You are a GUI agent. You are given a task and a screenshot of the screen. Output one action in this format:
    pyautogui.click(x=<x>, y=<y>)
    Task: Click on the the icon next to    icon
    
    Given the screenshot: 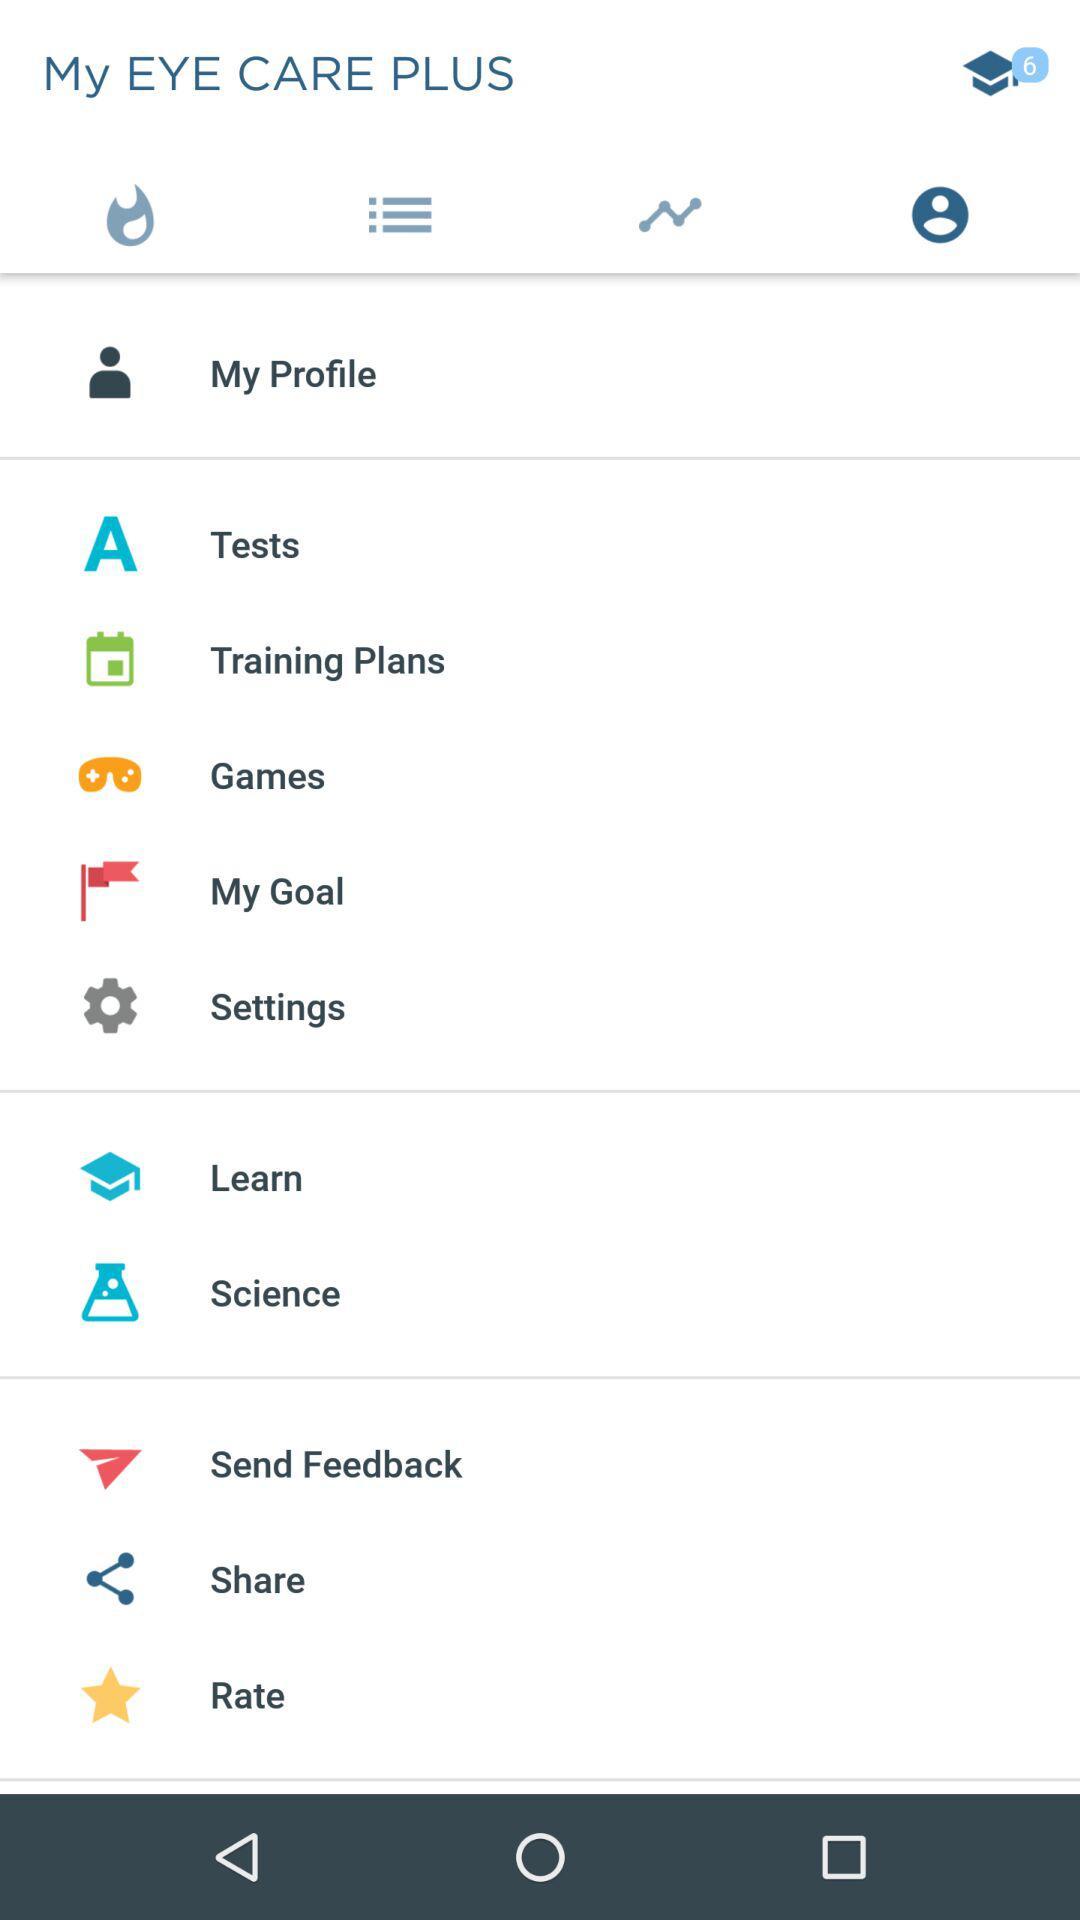 What is the action you would take?
    pyautogui.click(x=405, y=210)
    